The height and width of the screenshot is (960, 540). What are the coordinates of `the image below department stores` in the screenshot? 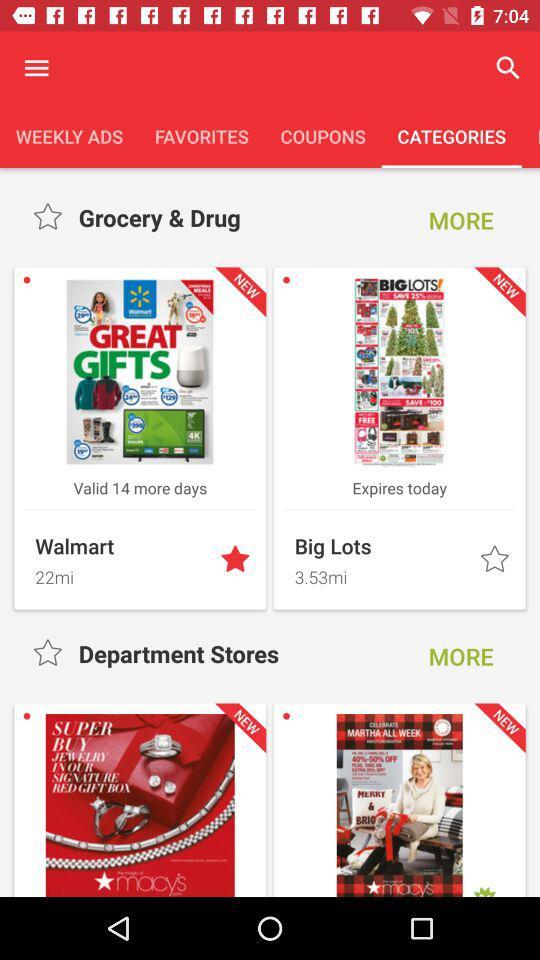 It's located at (139, 805).